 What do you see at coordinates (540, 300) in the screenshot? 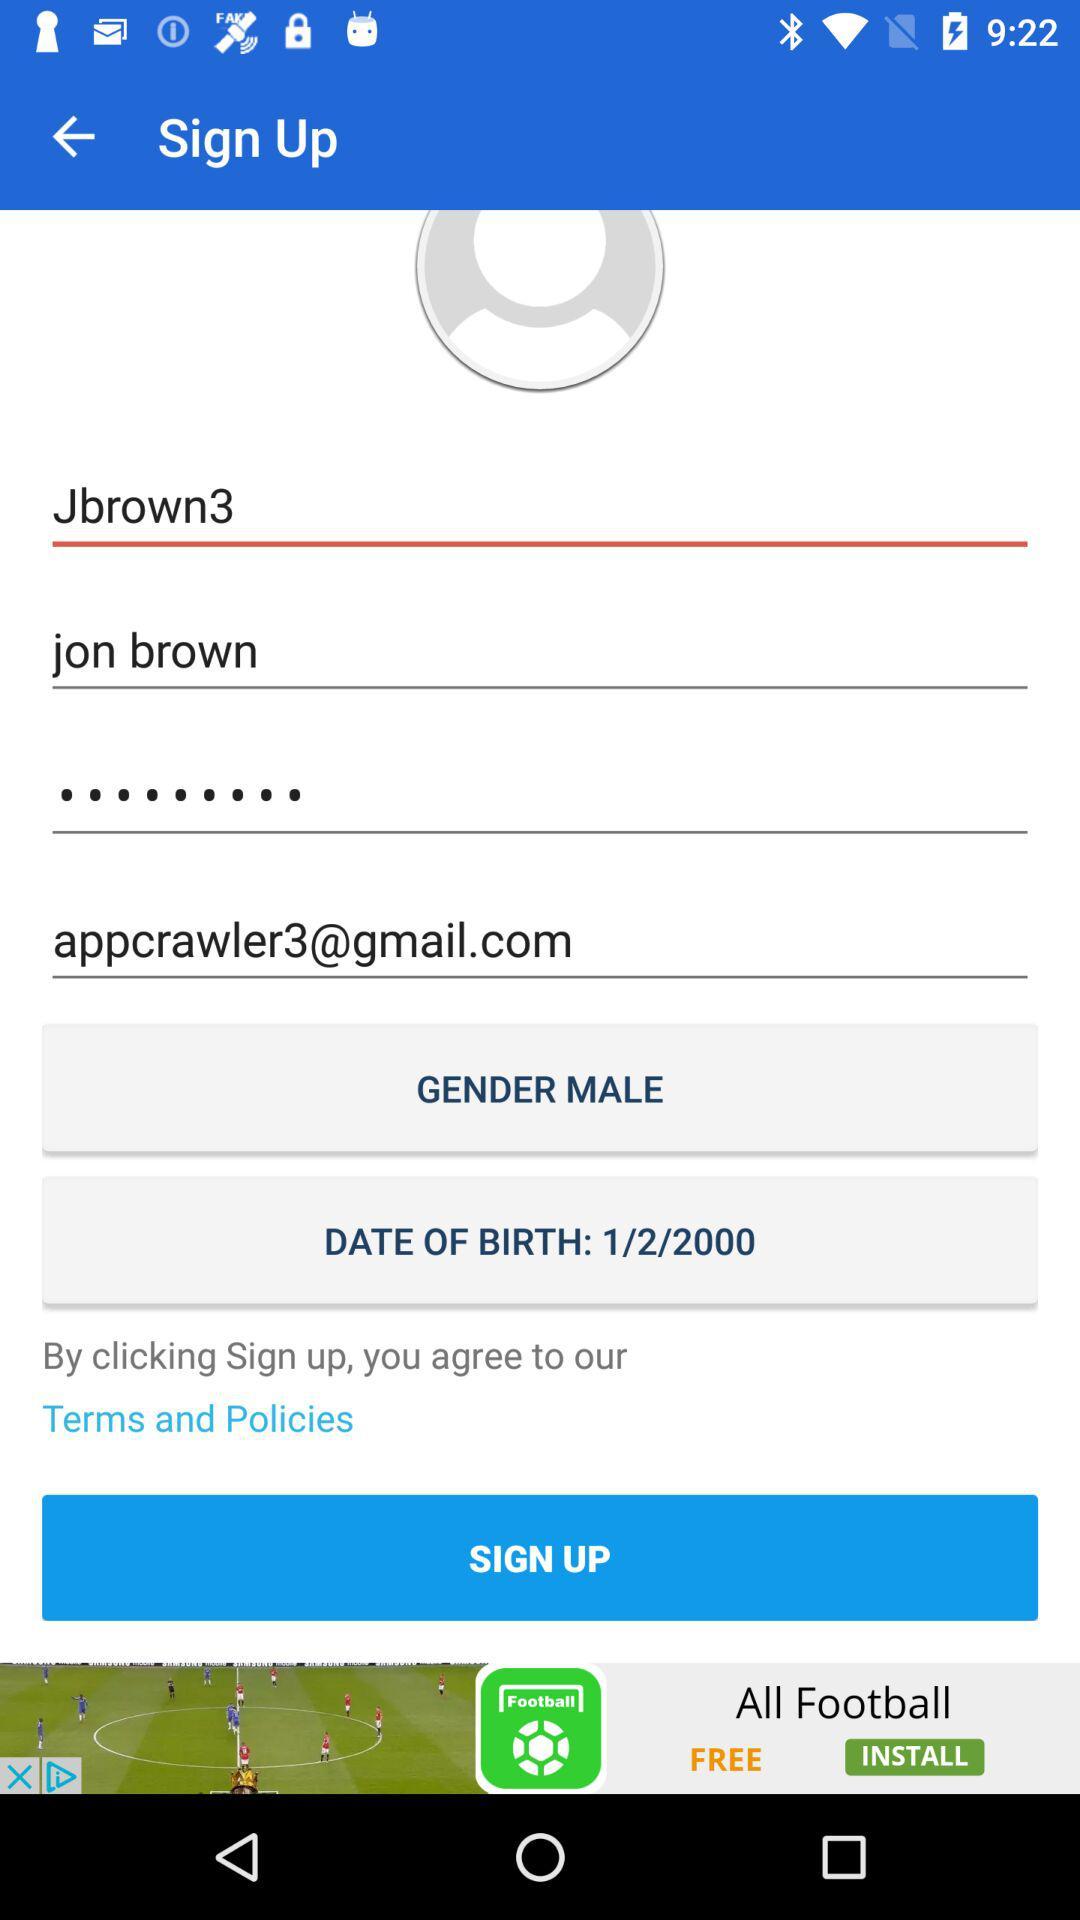
I see `open photo profile` at bounding box center [540, 300].